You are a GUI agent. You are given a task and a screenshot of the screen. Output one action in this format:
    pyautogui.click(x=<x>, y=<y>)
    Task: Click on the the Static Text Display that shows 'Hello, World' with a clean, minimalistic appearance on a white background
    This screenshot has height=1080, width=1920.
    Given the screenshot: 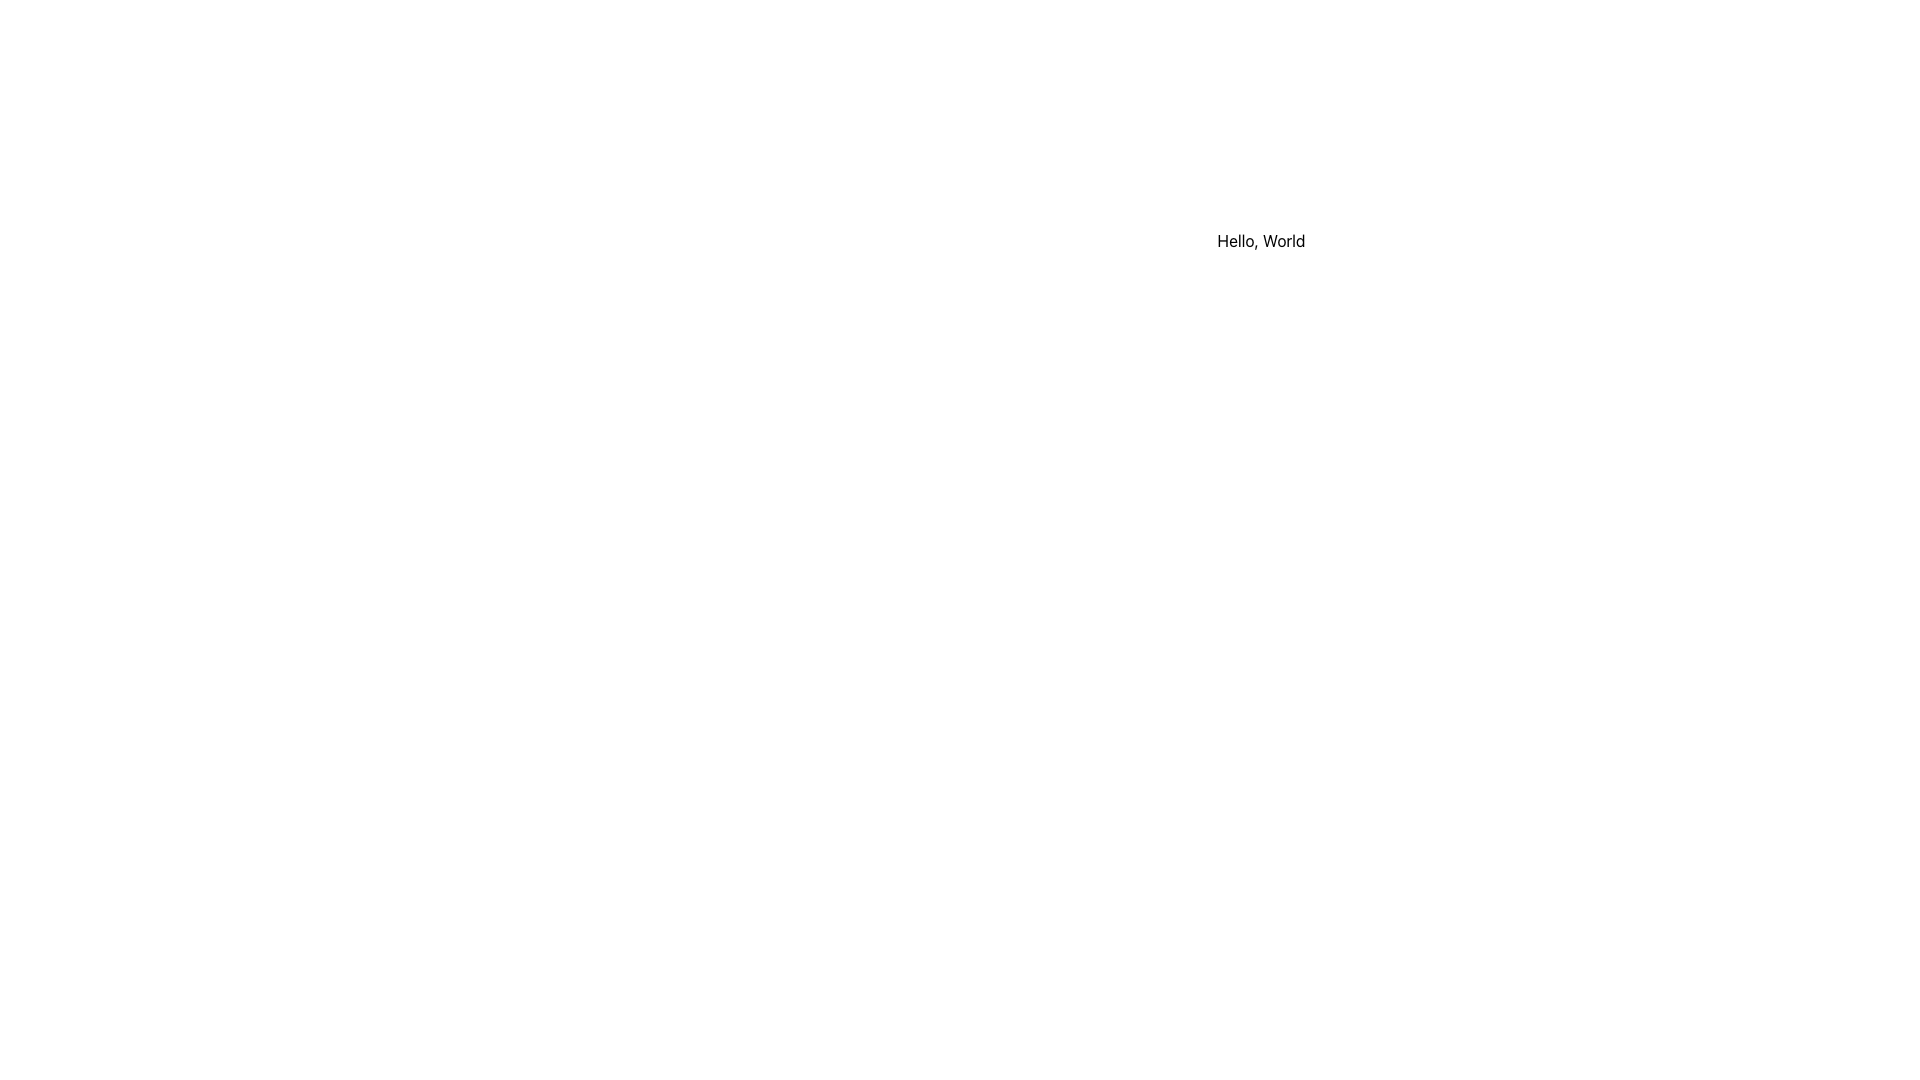 What is the action you would take?
    pyautogui.click(x=1260, y=239)
    